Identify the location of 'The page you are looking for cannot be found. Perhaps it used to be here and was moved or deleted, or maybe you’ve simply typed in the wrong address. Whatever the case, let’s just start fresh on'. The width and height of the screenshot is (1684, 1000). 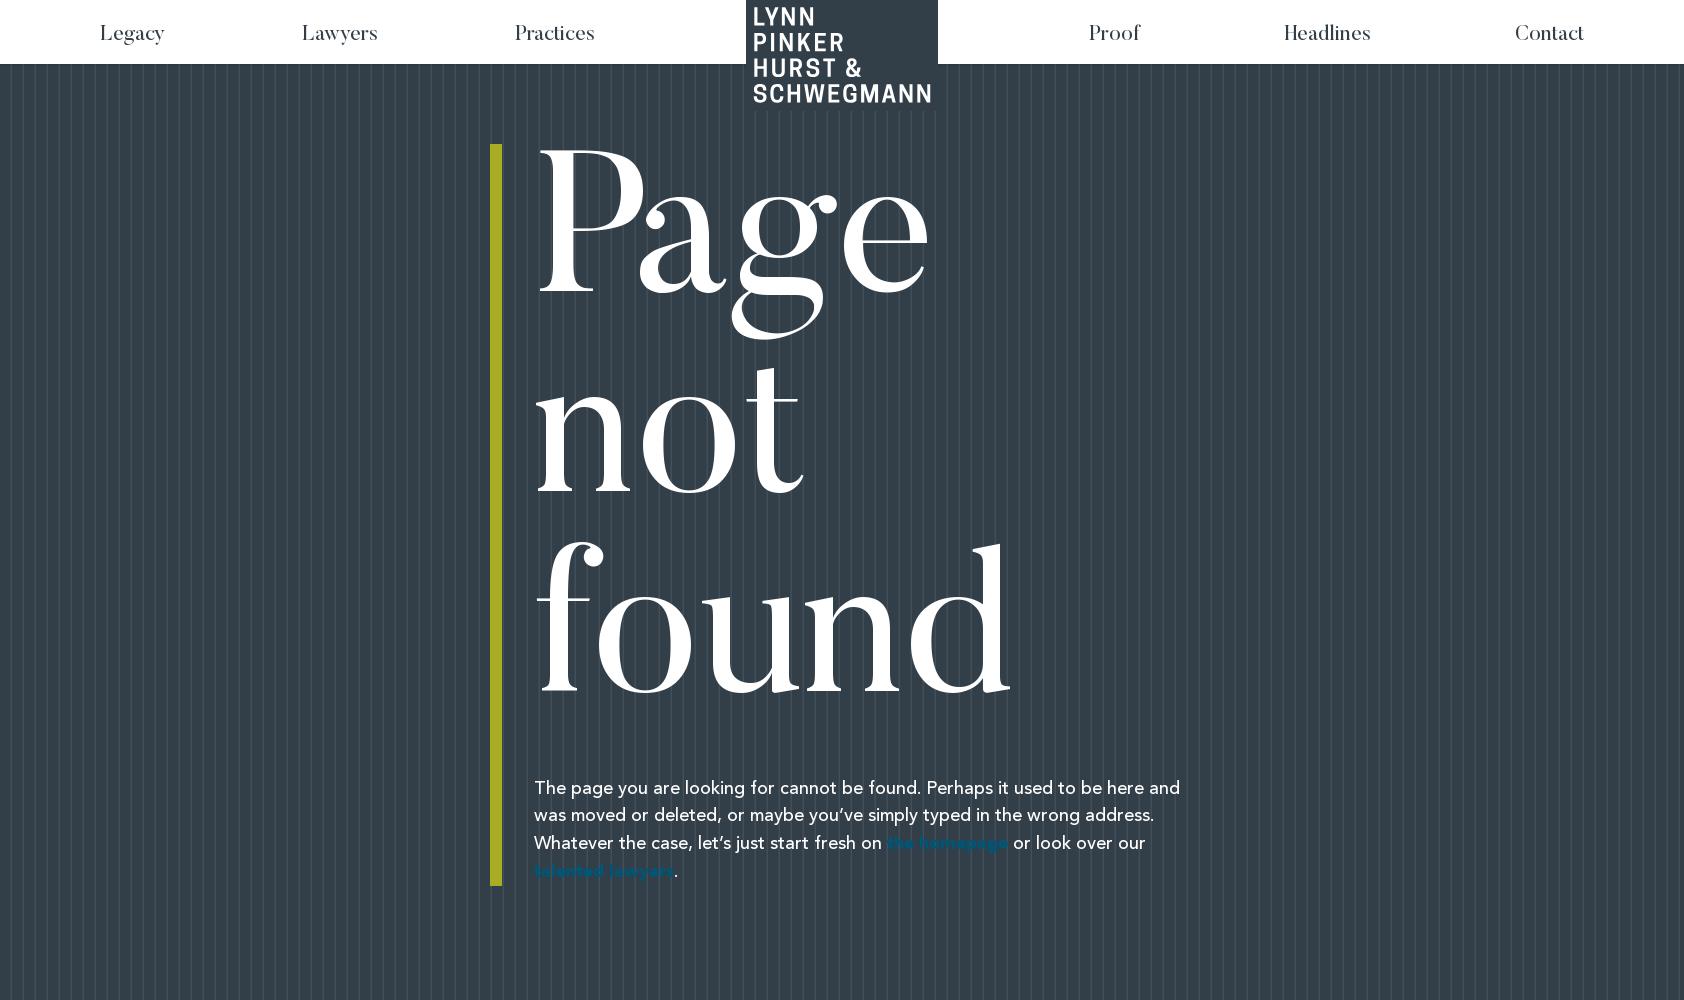
(855, 815).